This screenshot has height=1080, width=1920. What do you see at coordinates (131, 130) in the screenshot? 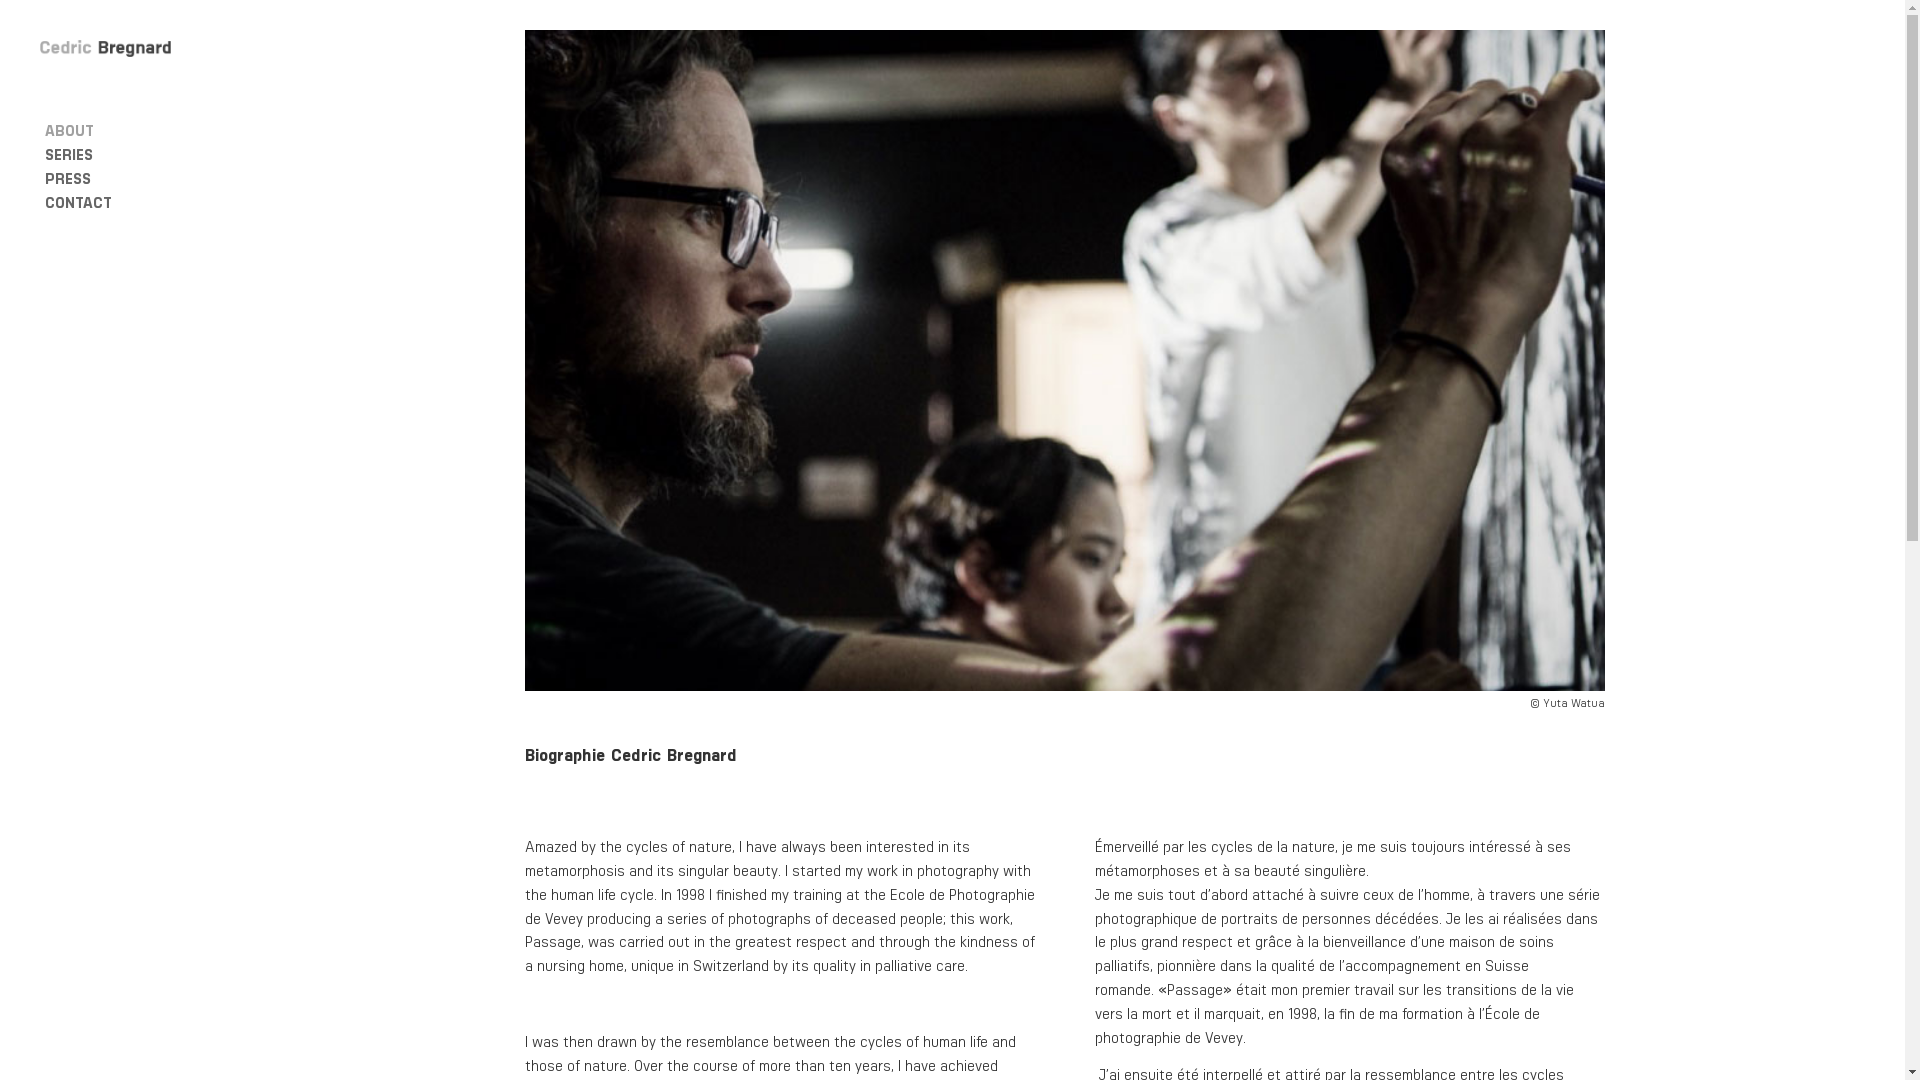
I see `'ABOUT'` at bounding box center [131, 130].